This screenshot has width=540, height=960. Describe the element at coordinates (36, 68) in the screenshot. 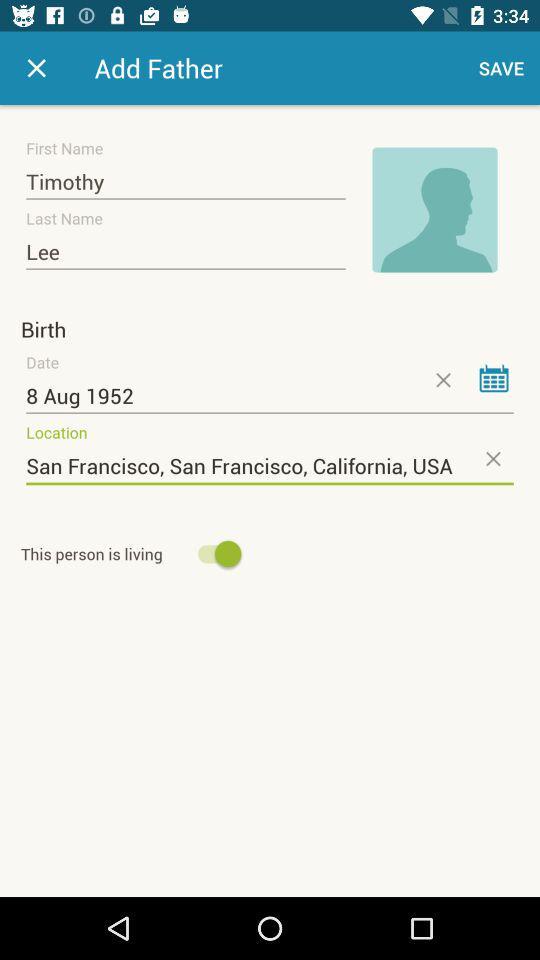

I see `contact information` at that location.